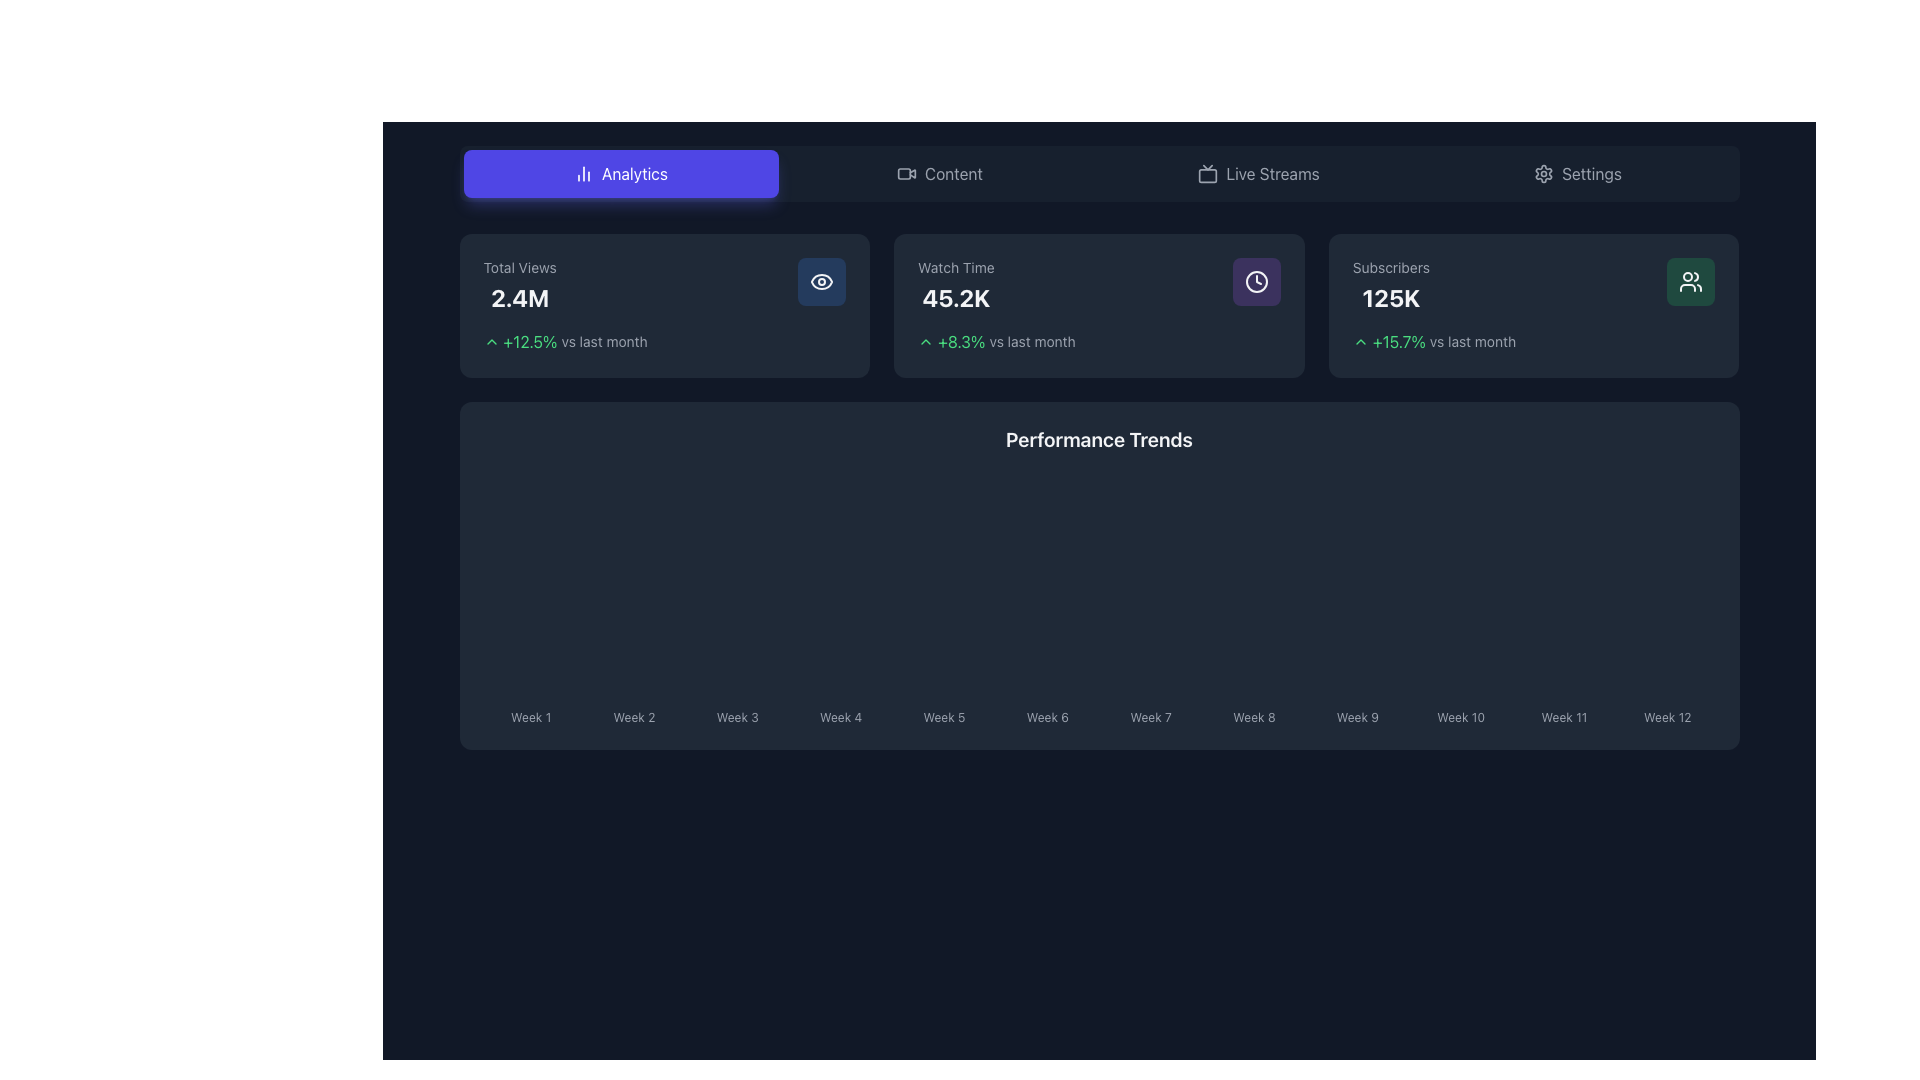 The width and height of the screenshot is (1920, 1080). I want to click on text of the label indicating the second week in a horizontal sequence of weekly labels located in the bottom section of the interface, so click(633, 712).